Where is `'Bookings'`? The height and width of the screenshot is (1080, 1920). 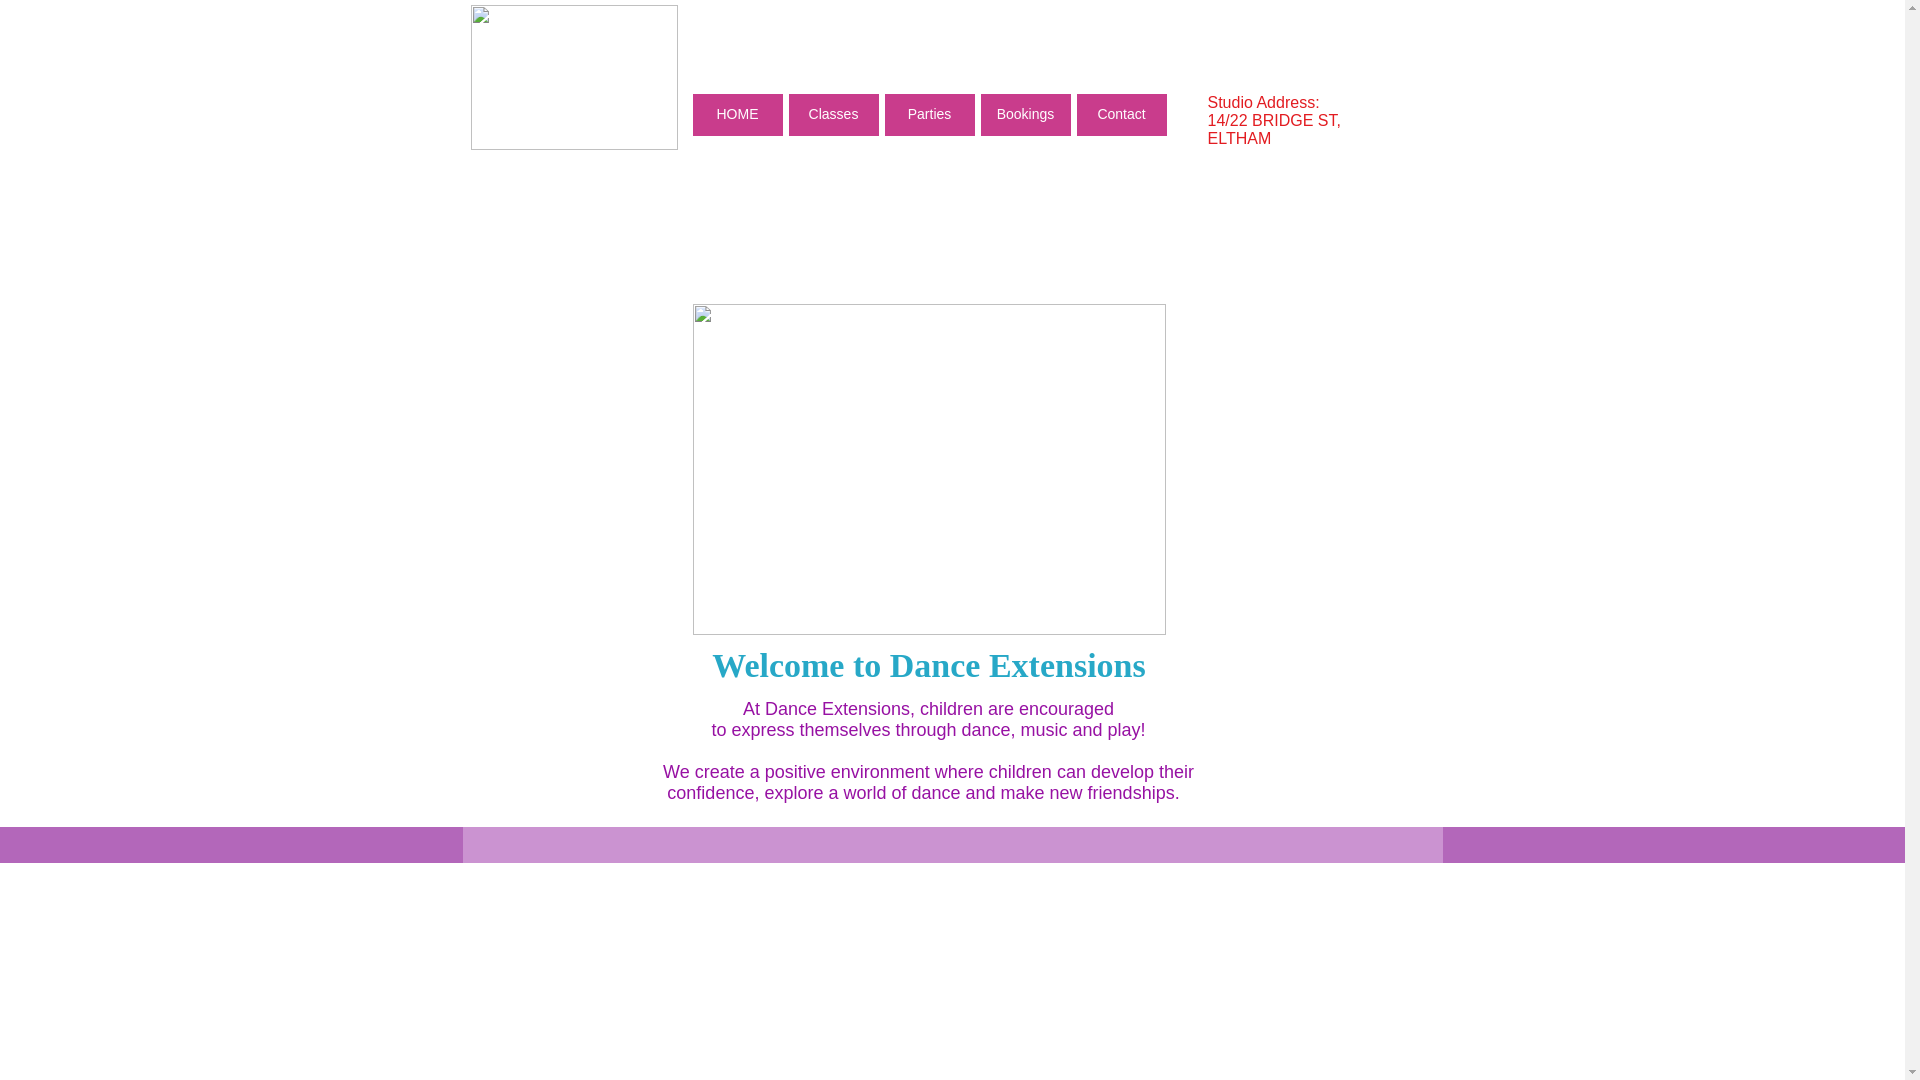
'Bookings' is located at coordinates (1025, 115).